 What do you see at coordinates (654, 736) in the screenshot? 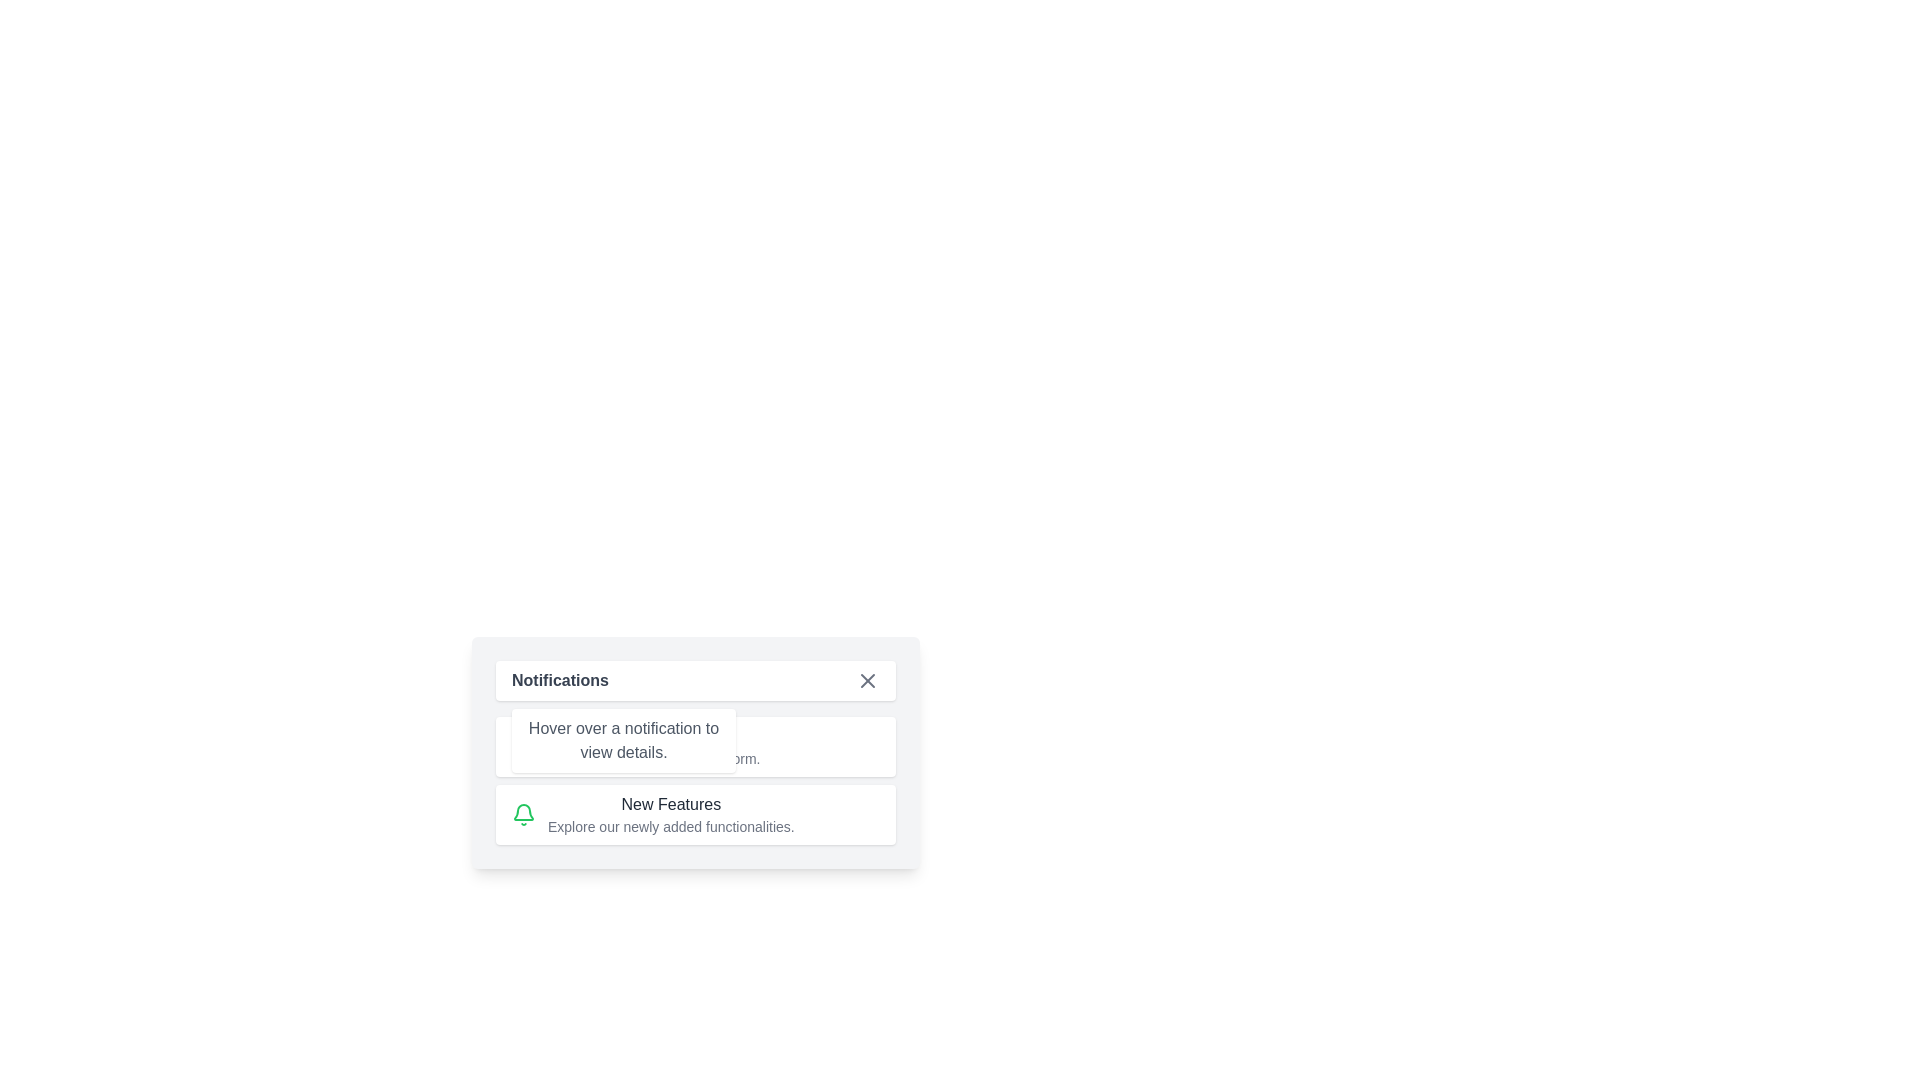
I see `the text label displaying 'Welcome!' which is styled in medium-weight font and gray color (#gray-800), located at the top section of a notification card` at bounding box center [654, 736].